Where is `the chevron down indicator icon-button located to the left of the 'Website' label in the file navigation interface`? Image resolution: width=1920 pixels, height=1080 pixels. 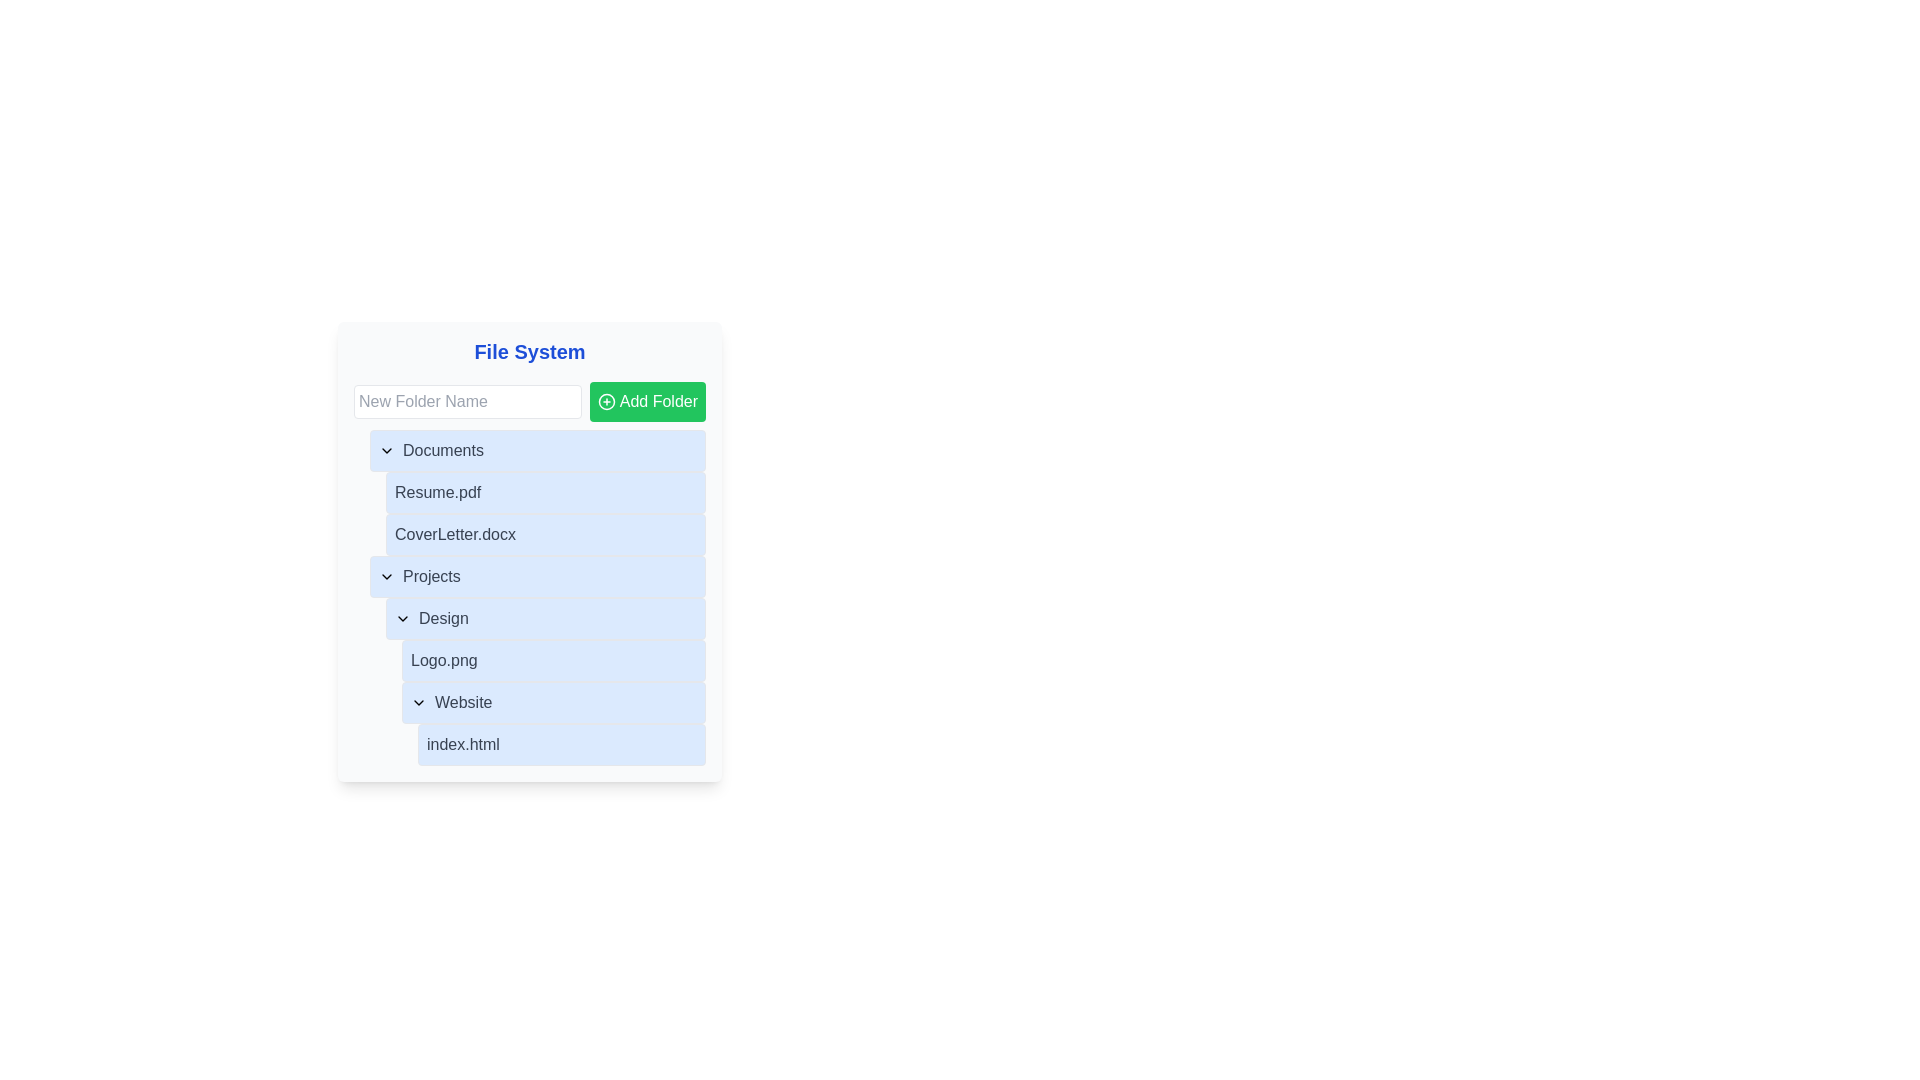 the chevron down indicator icon-button located to the left of the 'Website' label in the file navigation interface is located at coordinates (417, 701).